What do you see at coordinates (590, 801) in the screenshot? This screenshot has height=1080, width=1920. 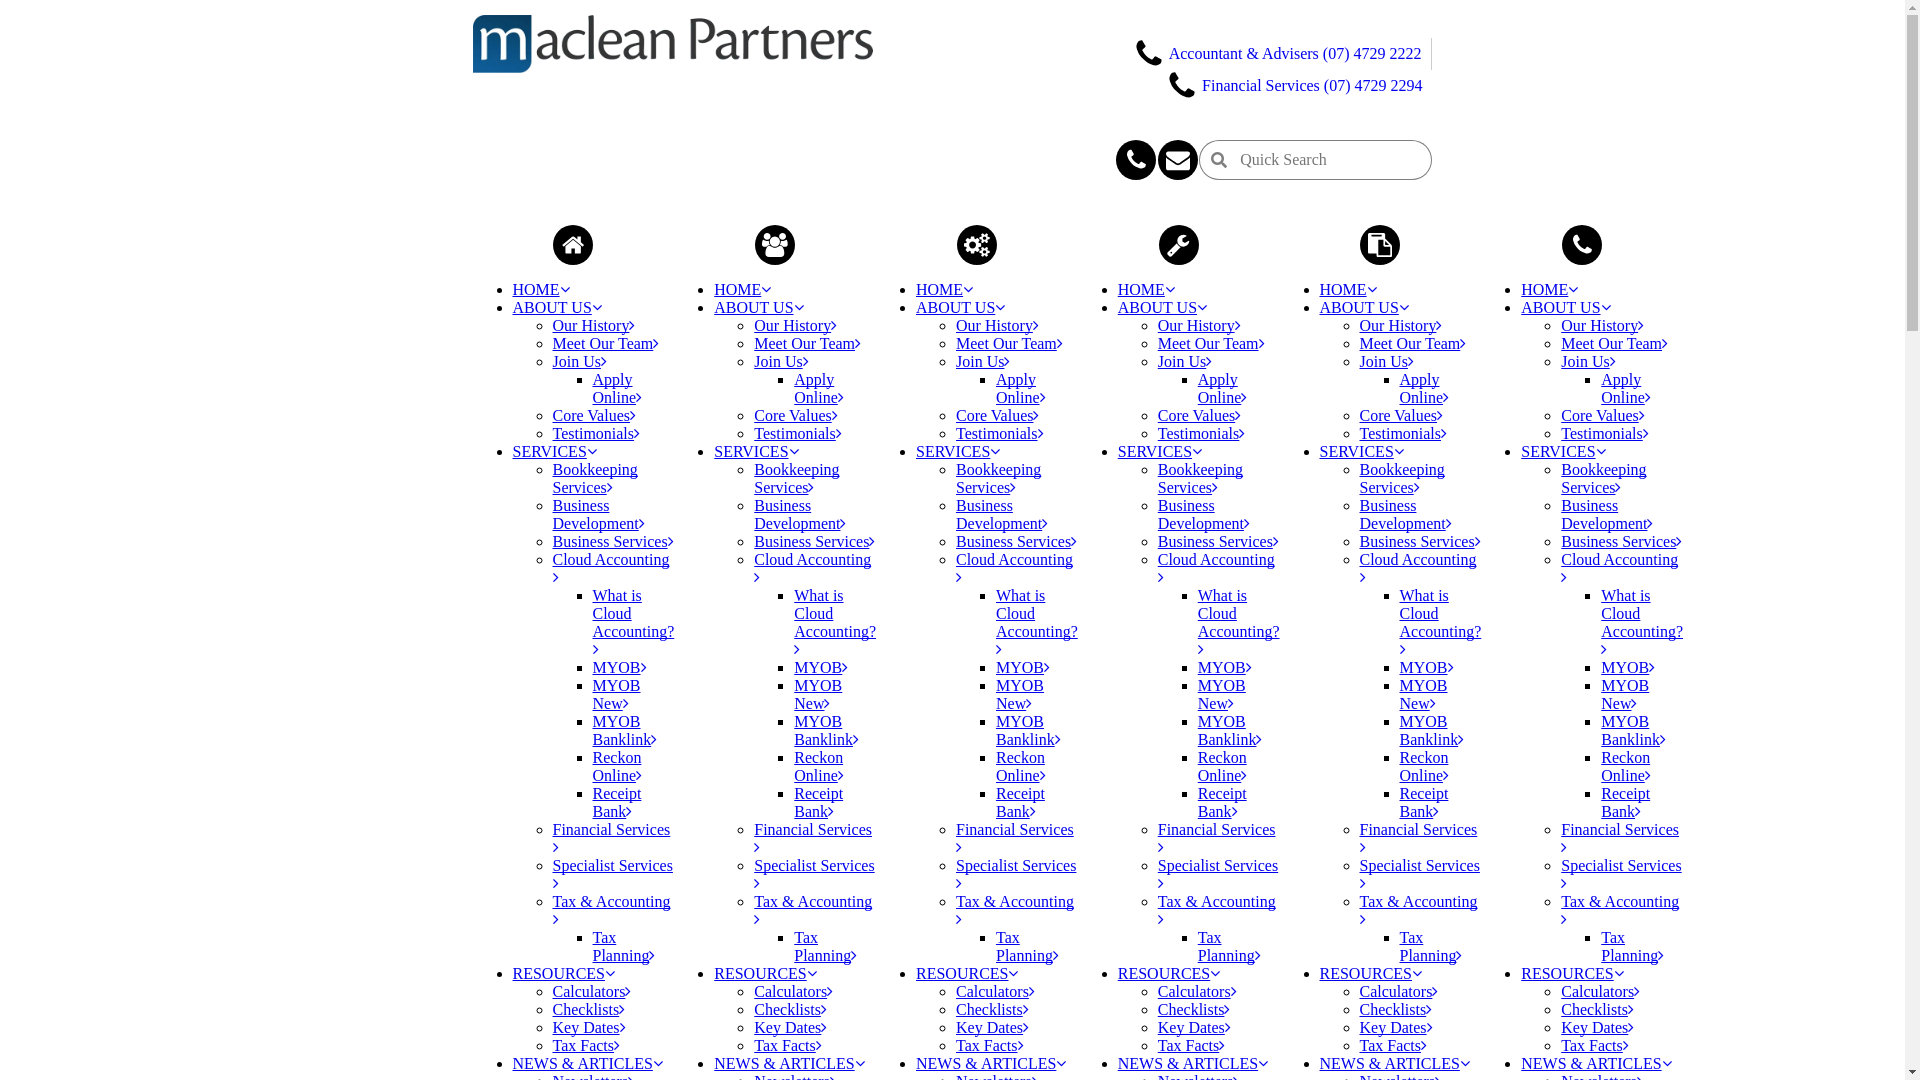 I see `'Receipt Bank'` at bounding box center [590, 801].